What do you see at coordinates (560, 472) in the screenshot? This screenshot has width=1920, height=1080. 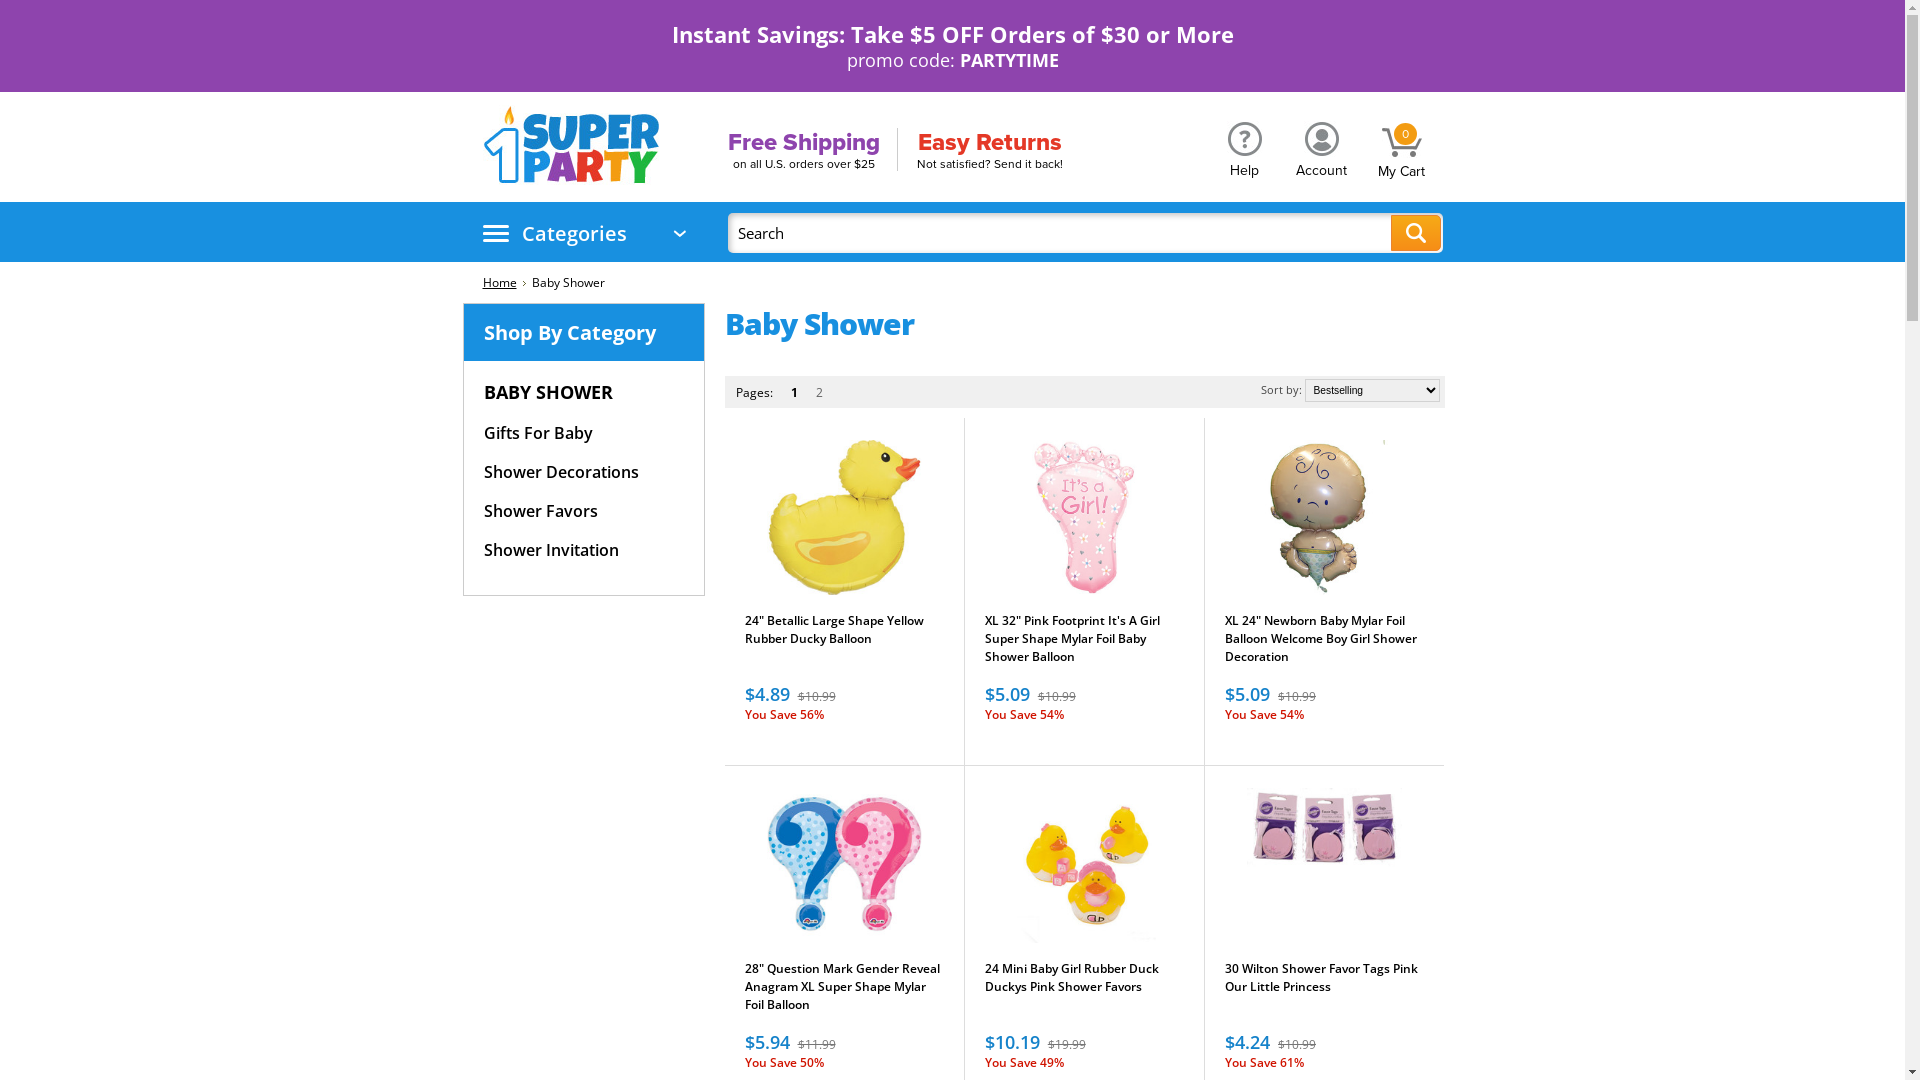 I see `'Shower Decorations'` at bounding box center [560, 472].